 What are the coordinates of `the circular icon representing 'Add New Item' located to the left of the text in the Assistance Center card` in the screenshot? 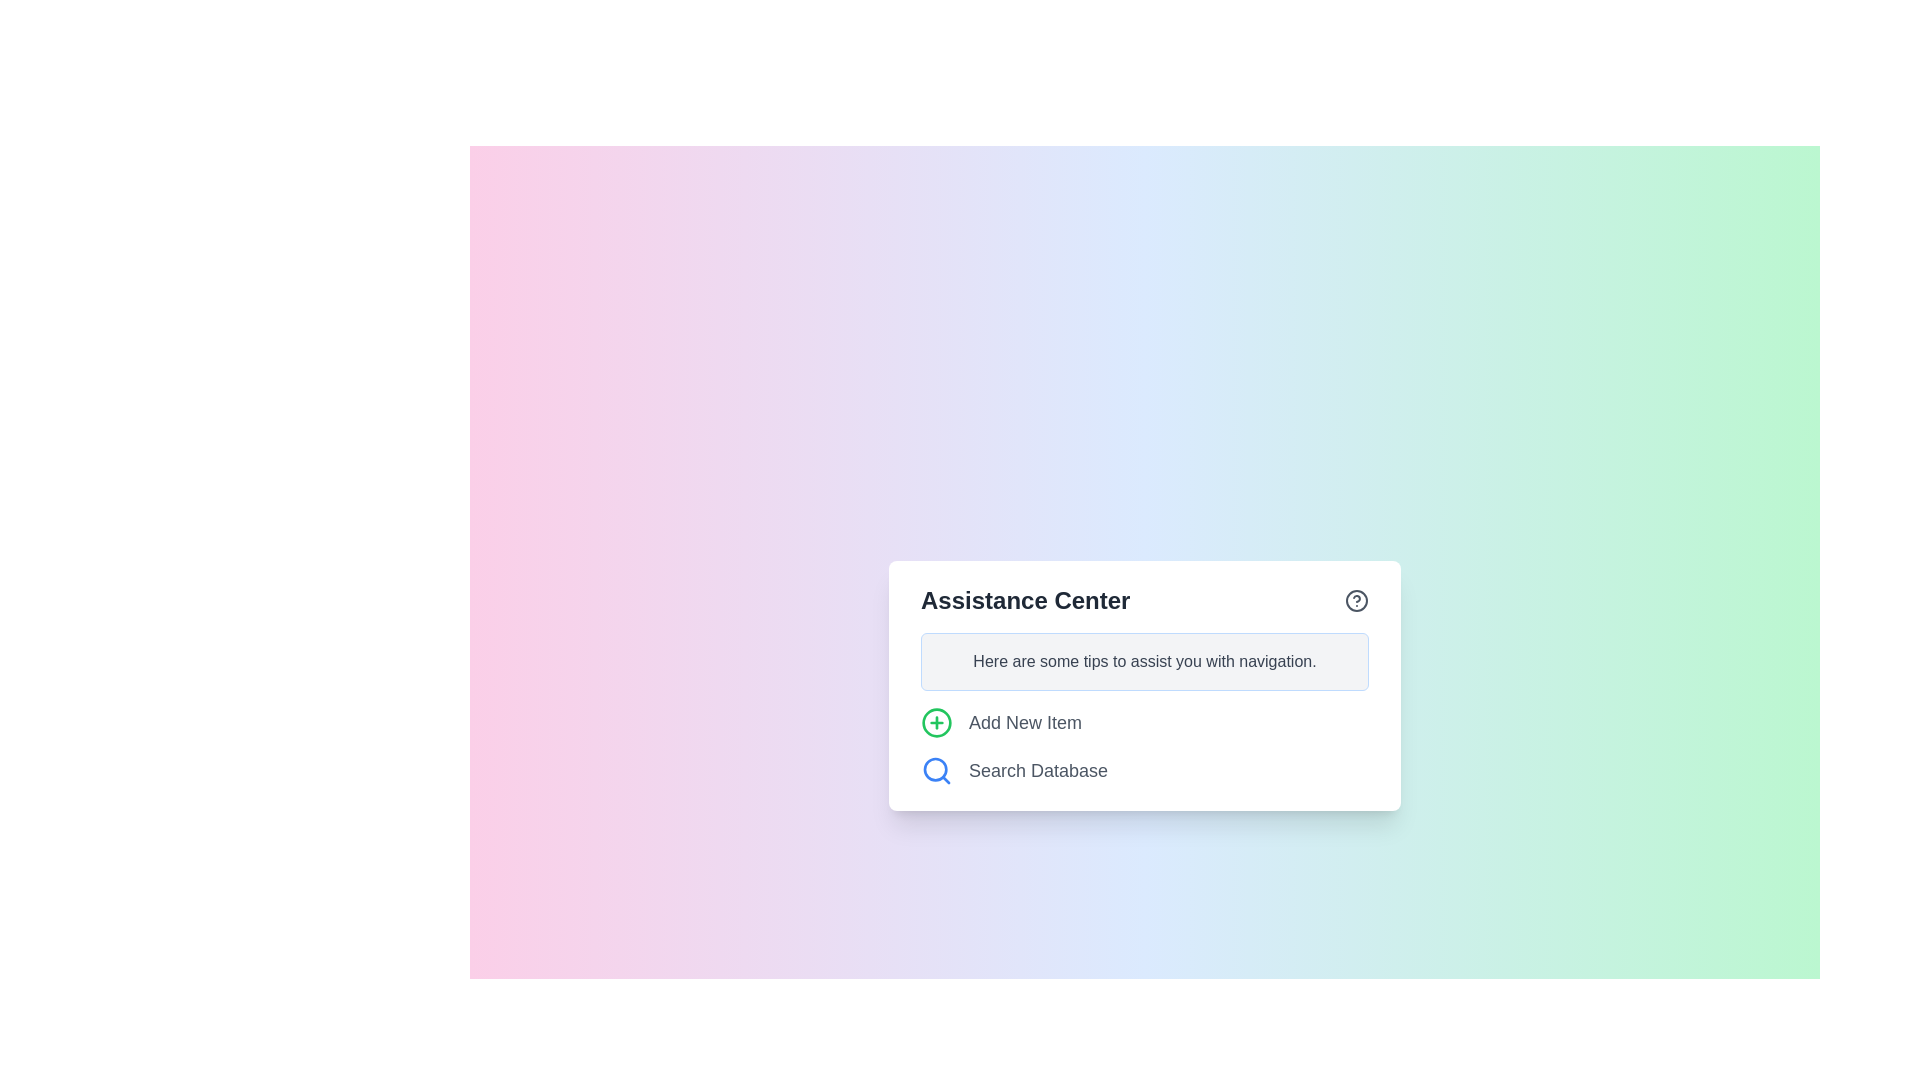 It's located at (935, 722).